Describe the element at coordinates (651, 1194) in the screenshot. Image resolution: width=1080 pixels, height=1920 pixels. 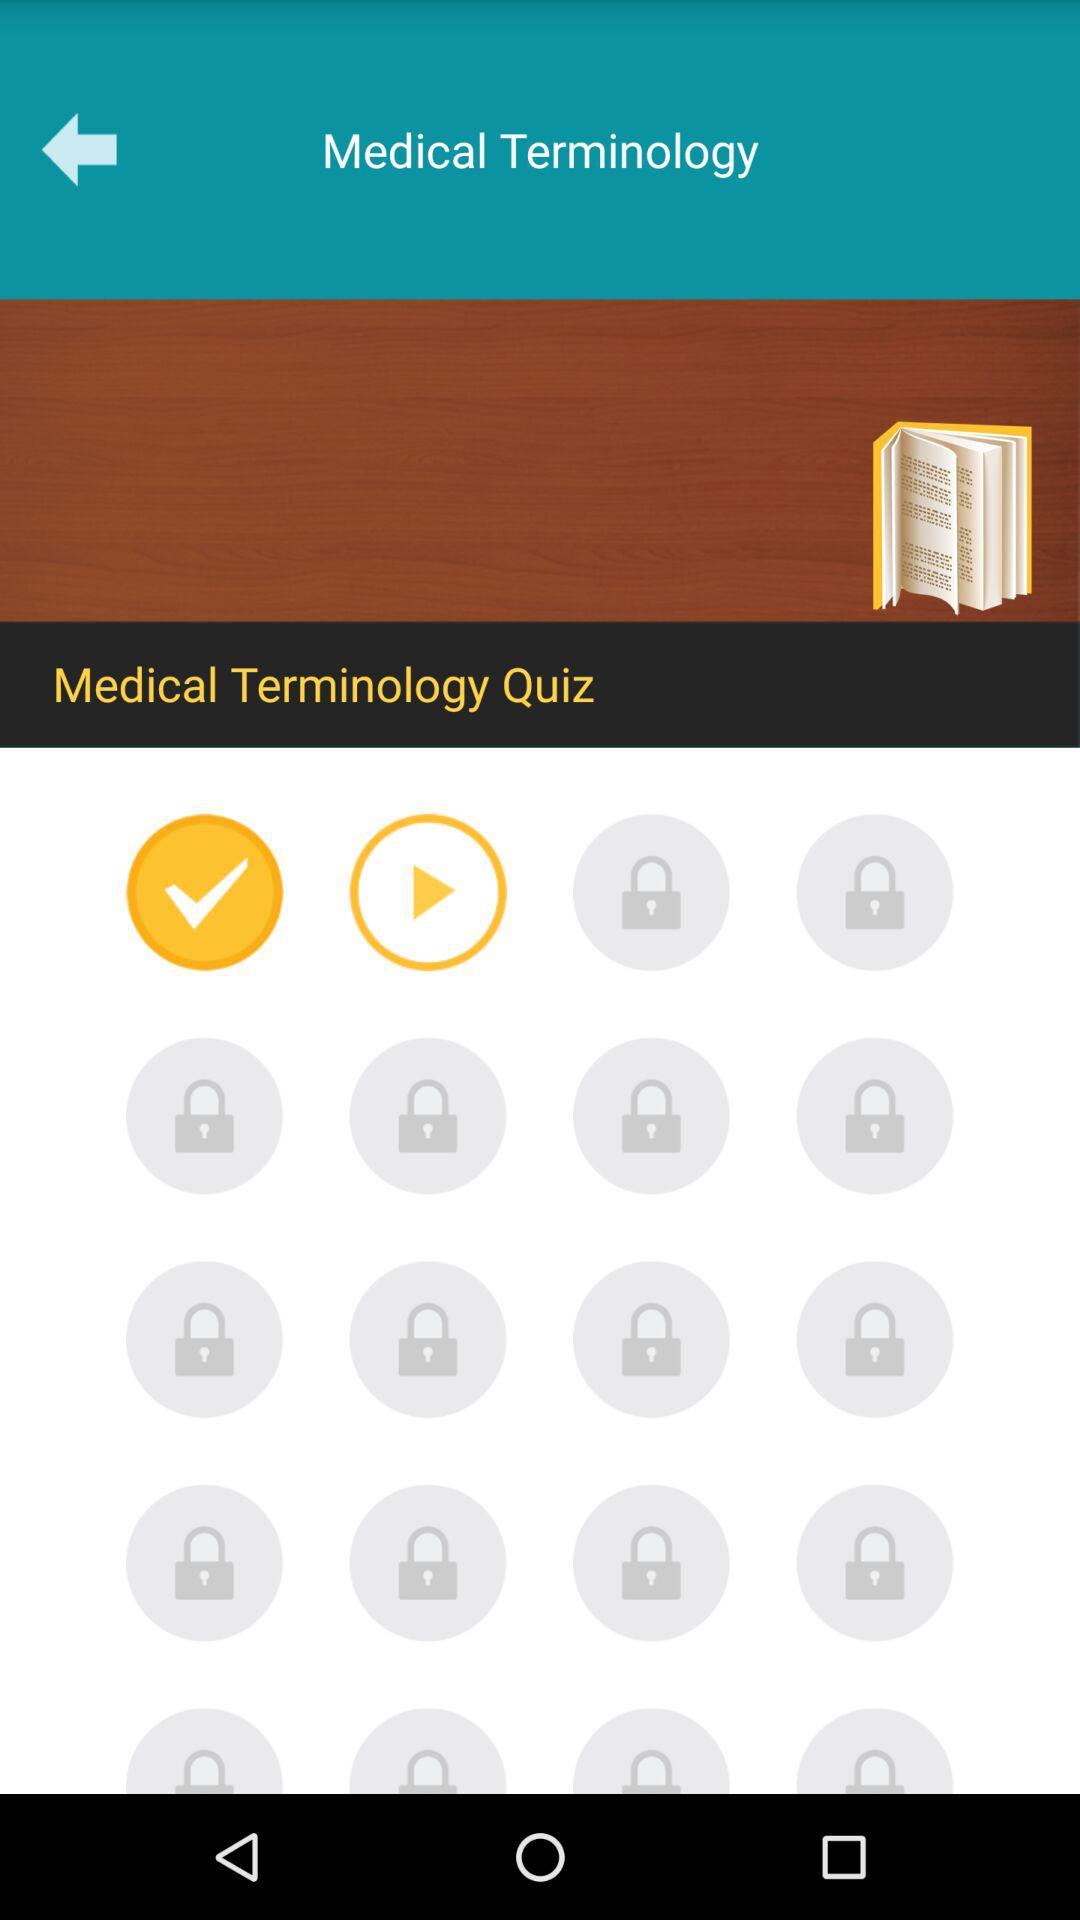
I see `the lock icon` at that location.